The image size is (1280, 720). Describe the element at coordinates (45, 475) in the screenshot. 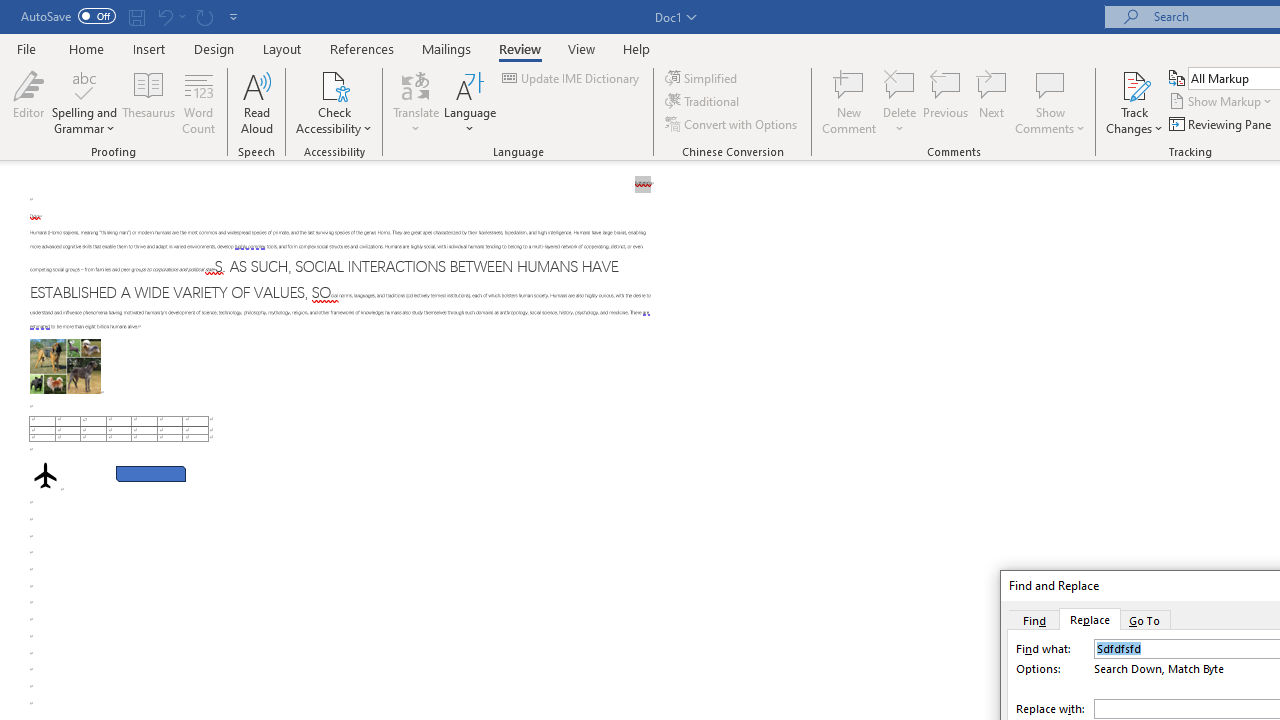

I see `'Airplane with solid fill'` at that location.